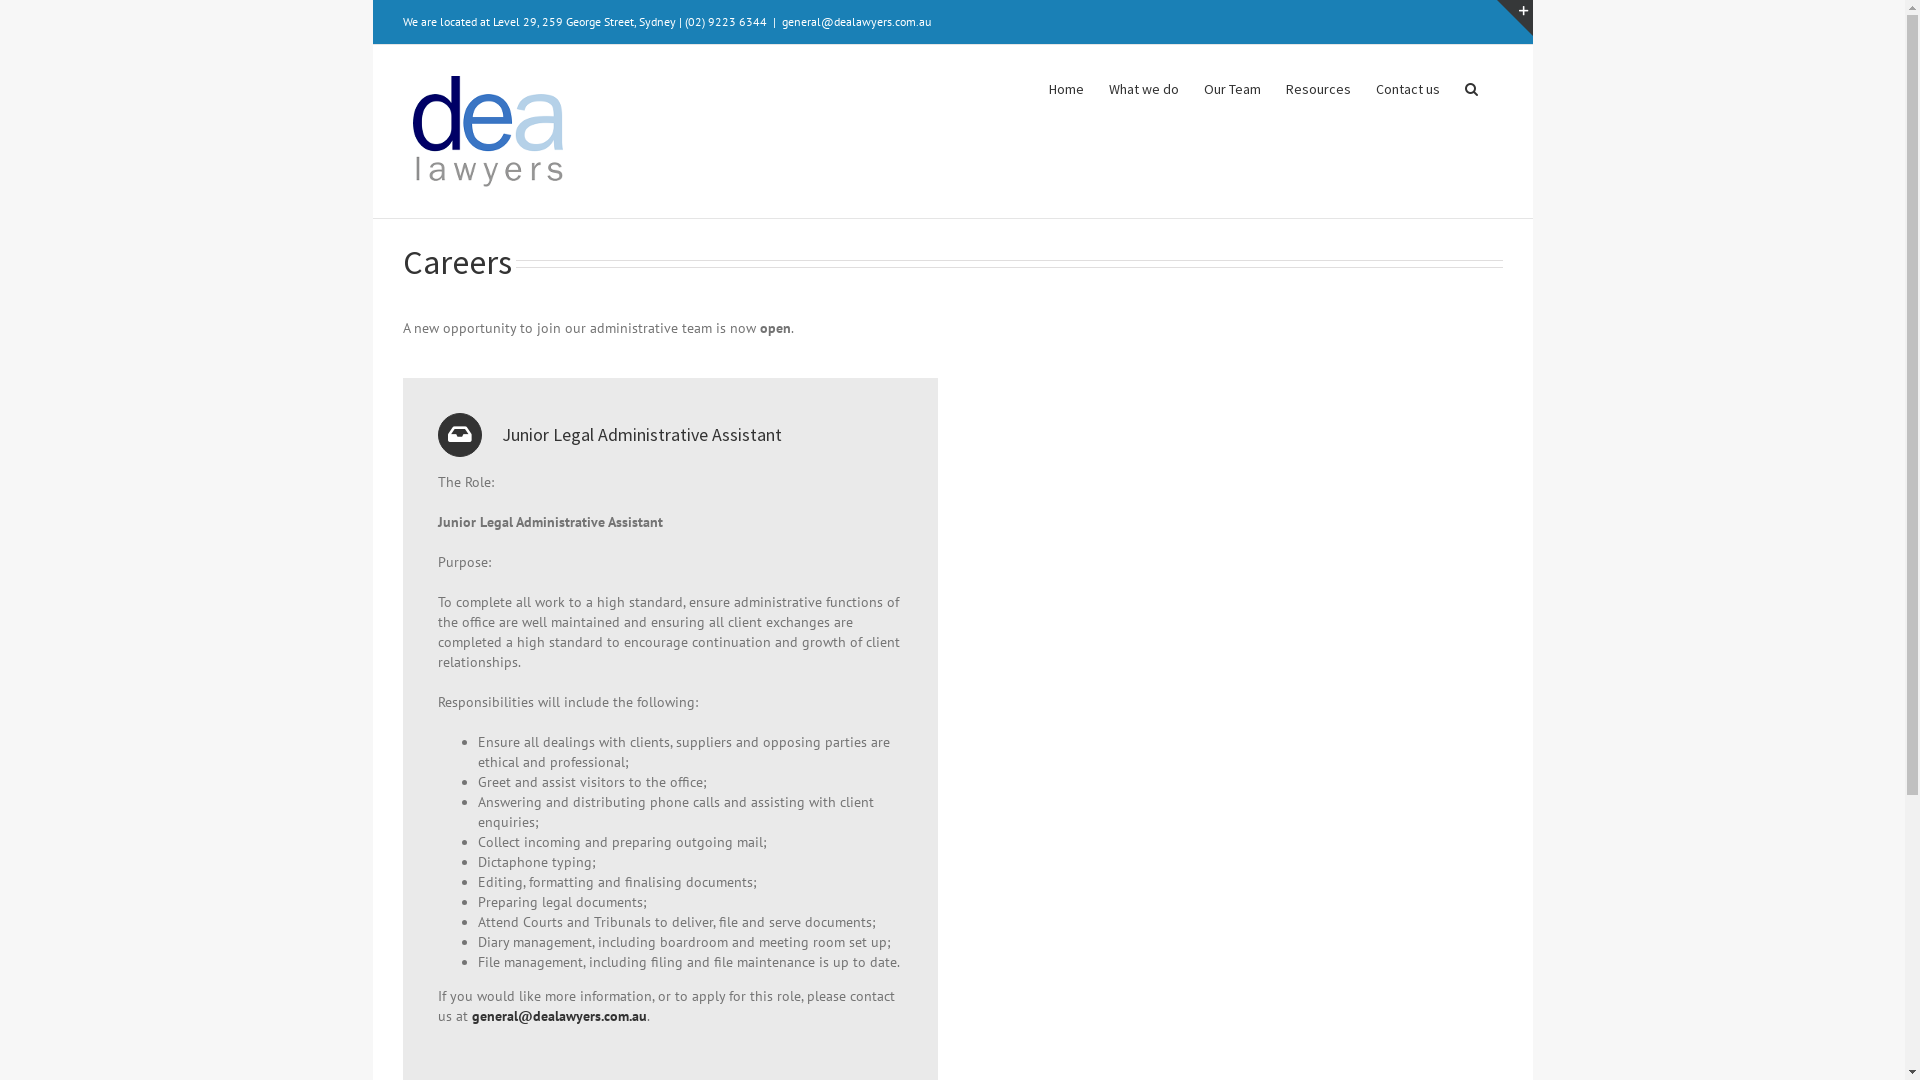 This screenshot has width=1920, height=1080. What do you see at coordinates (1406, 86) in the screenshot?
I see `'Contact us'` at bounding box center [1406, 86].